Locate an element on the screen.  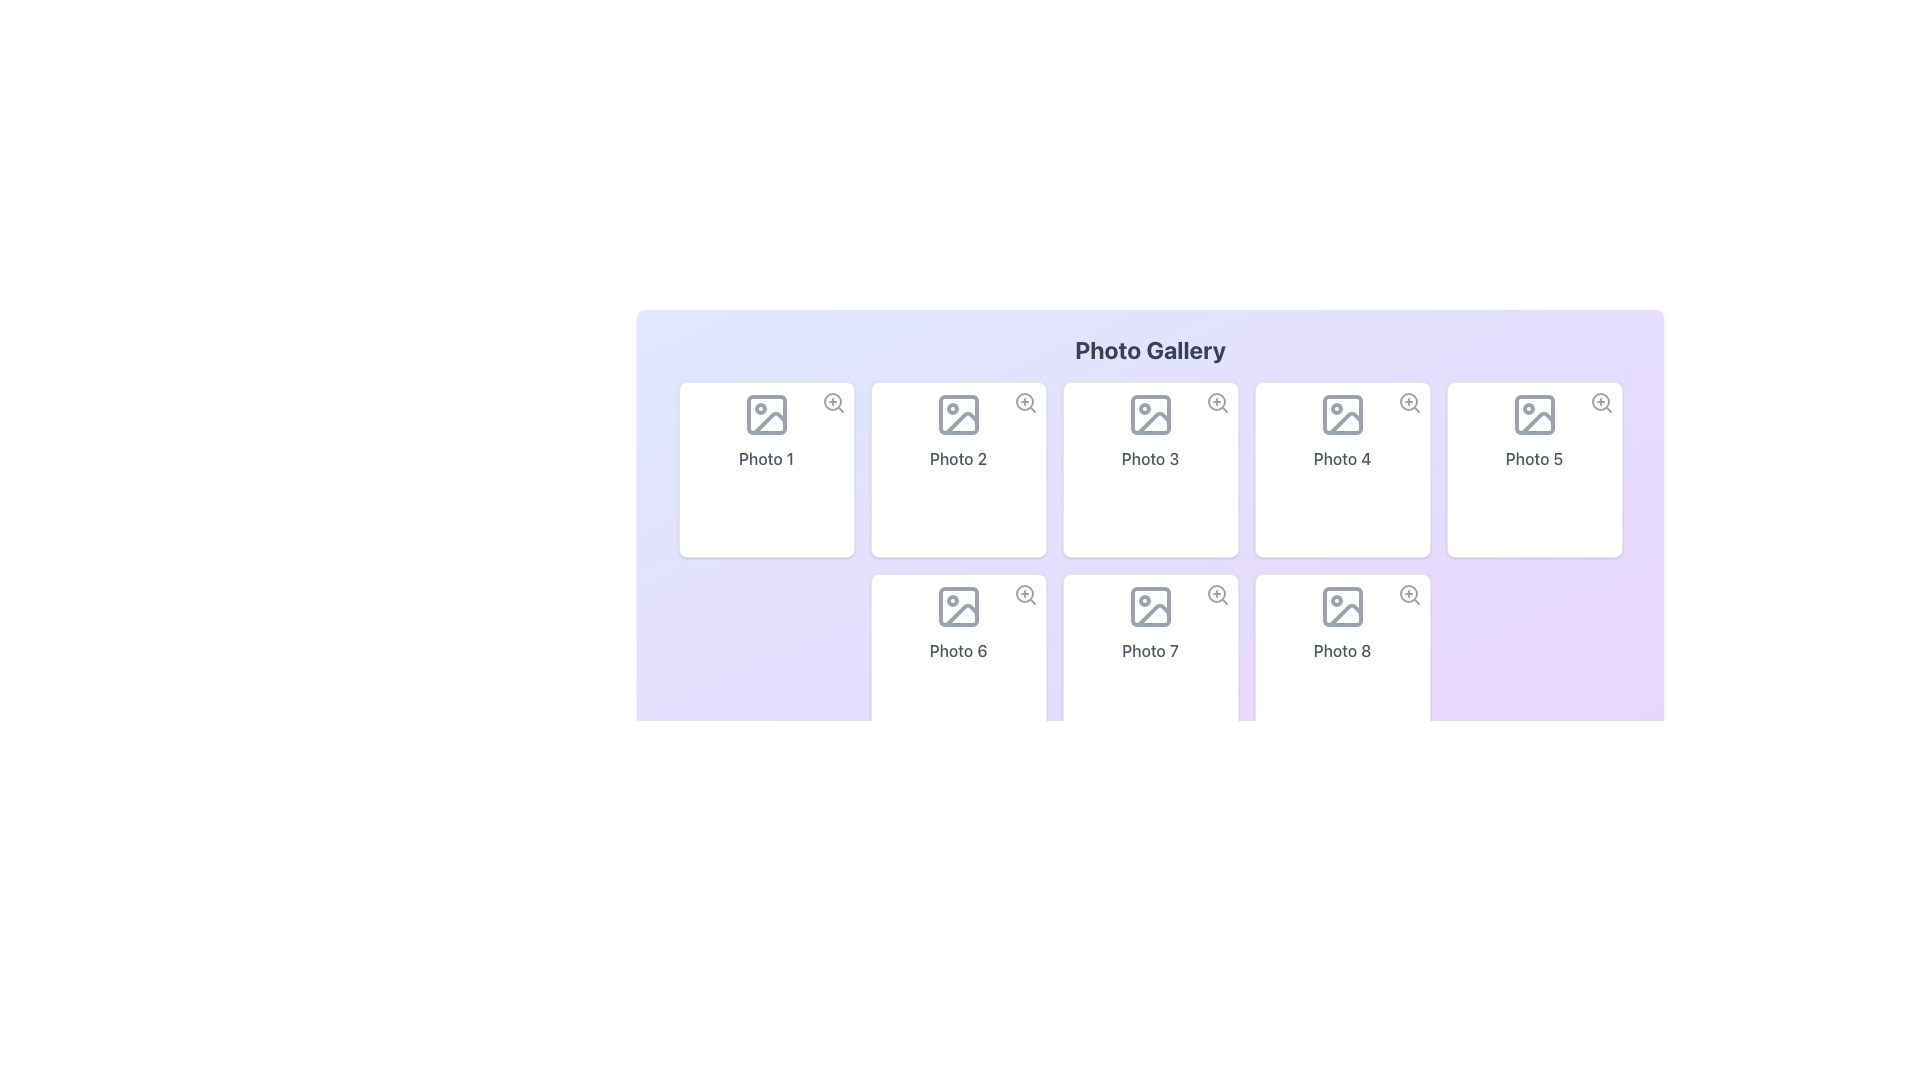
the zoom-in icon button located at the top-right corner of the 'Photo 2' card is located at coordinates (1025, 402).